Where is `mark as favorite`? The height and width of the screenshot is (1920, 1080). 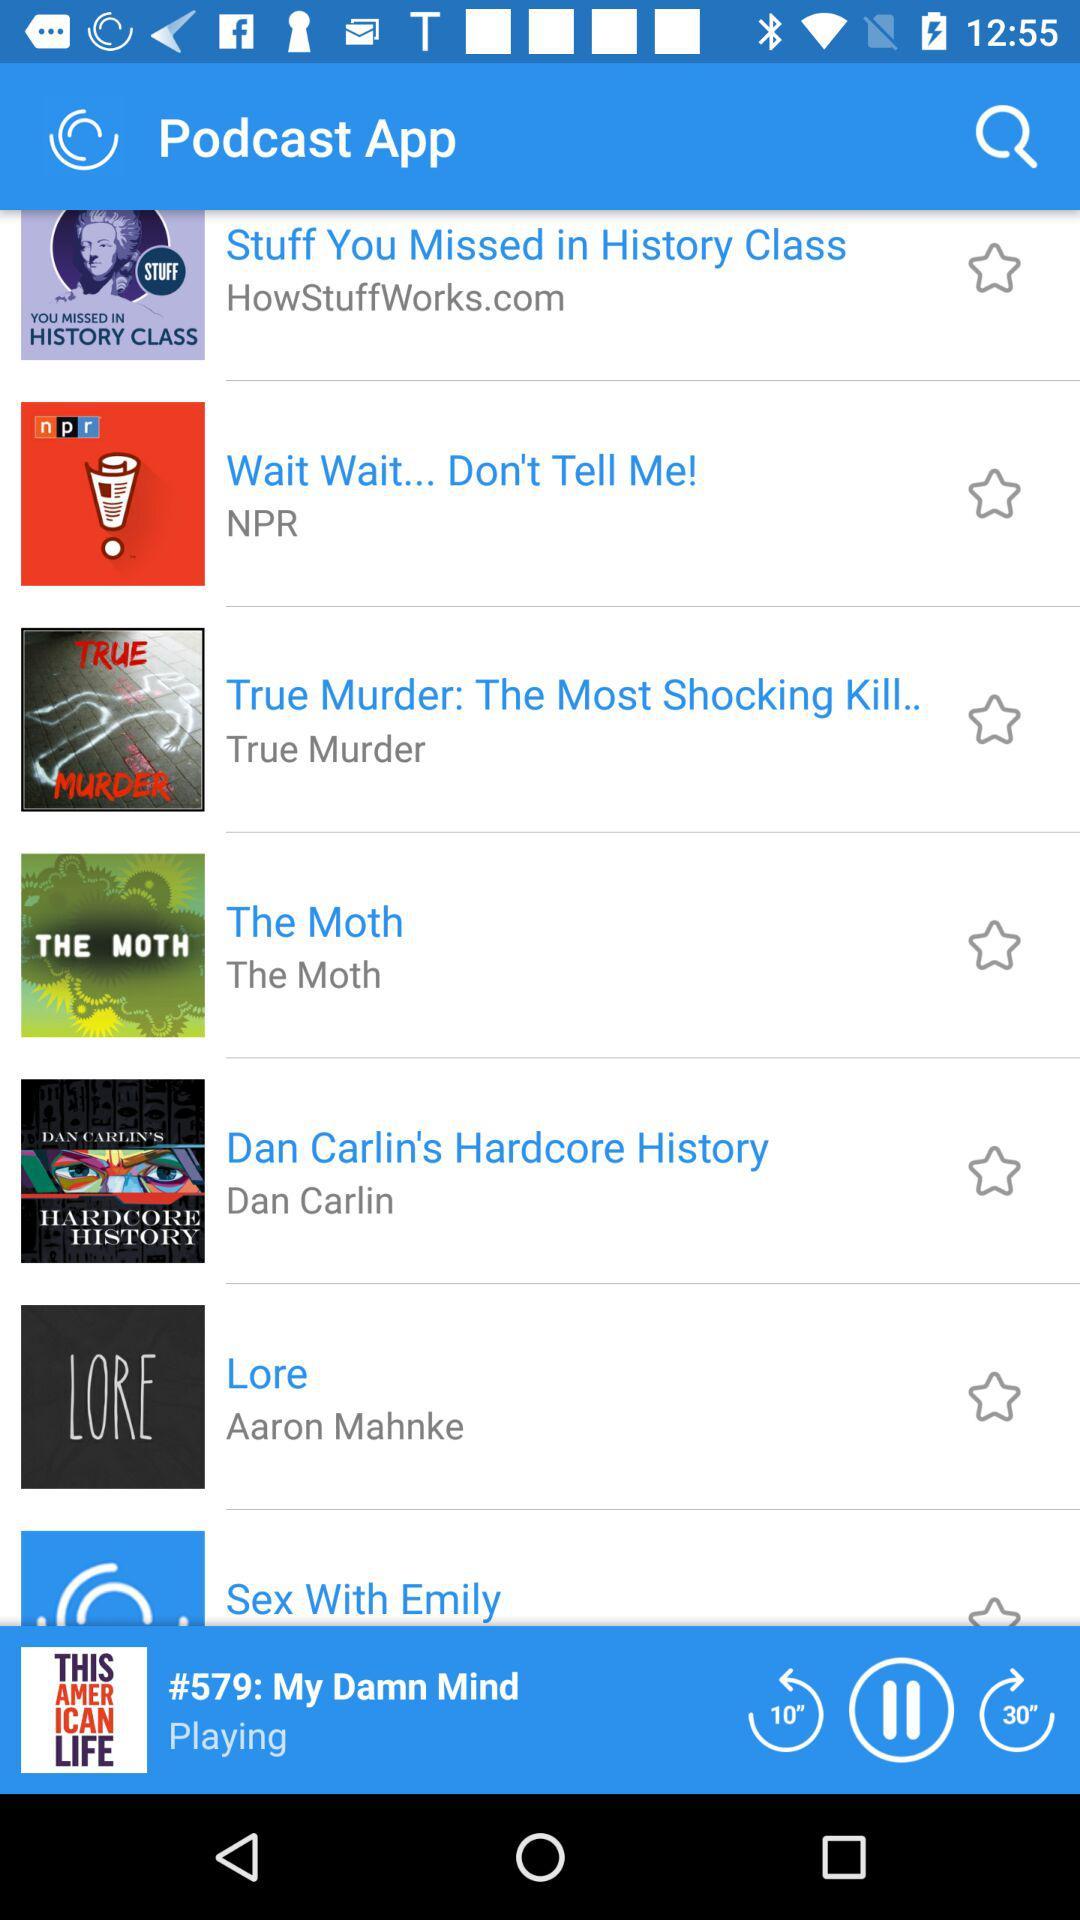
mark as favorite is located at coordinates (994, 1395).